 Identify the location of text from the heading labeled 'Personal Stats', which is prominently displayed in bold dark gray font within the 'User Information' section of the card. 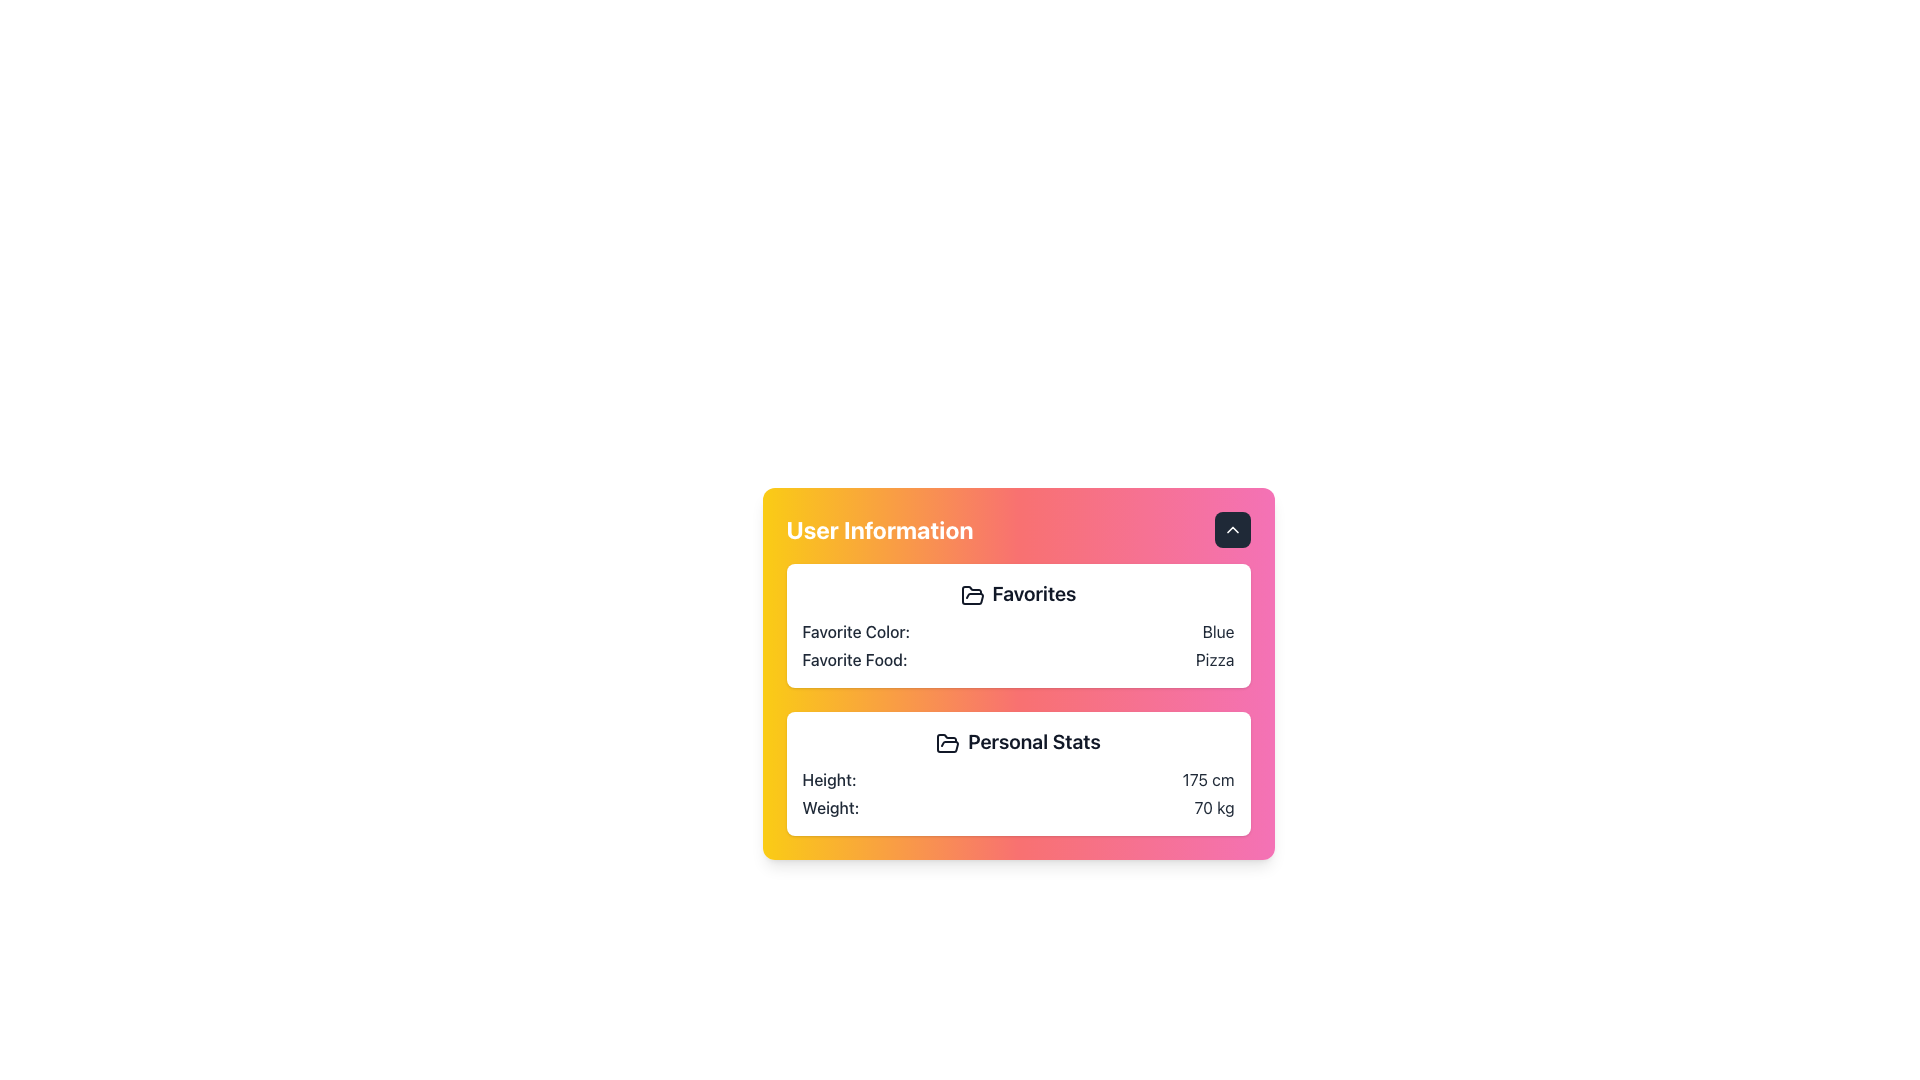
(1018, 741).